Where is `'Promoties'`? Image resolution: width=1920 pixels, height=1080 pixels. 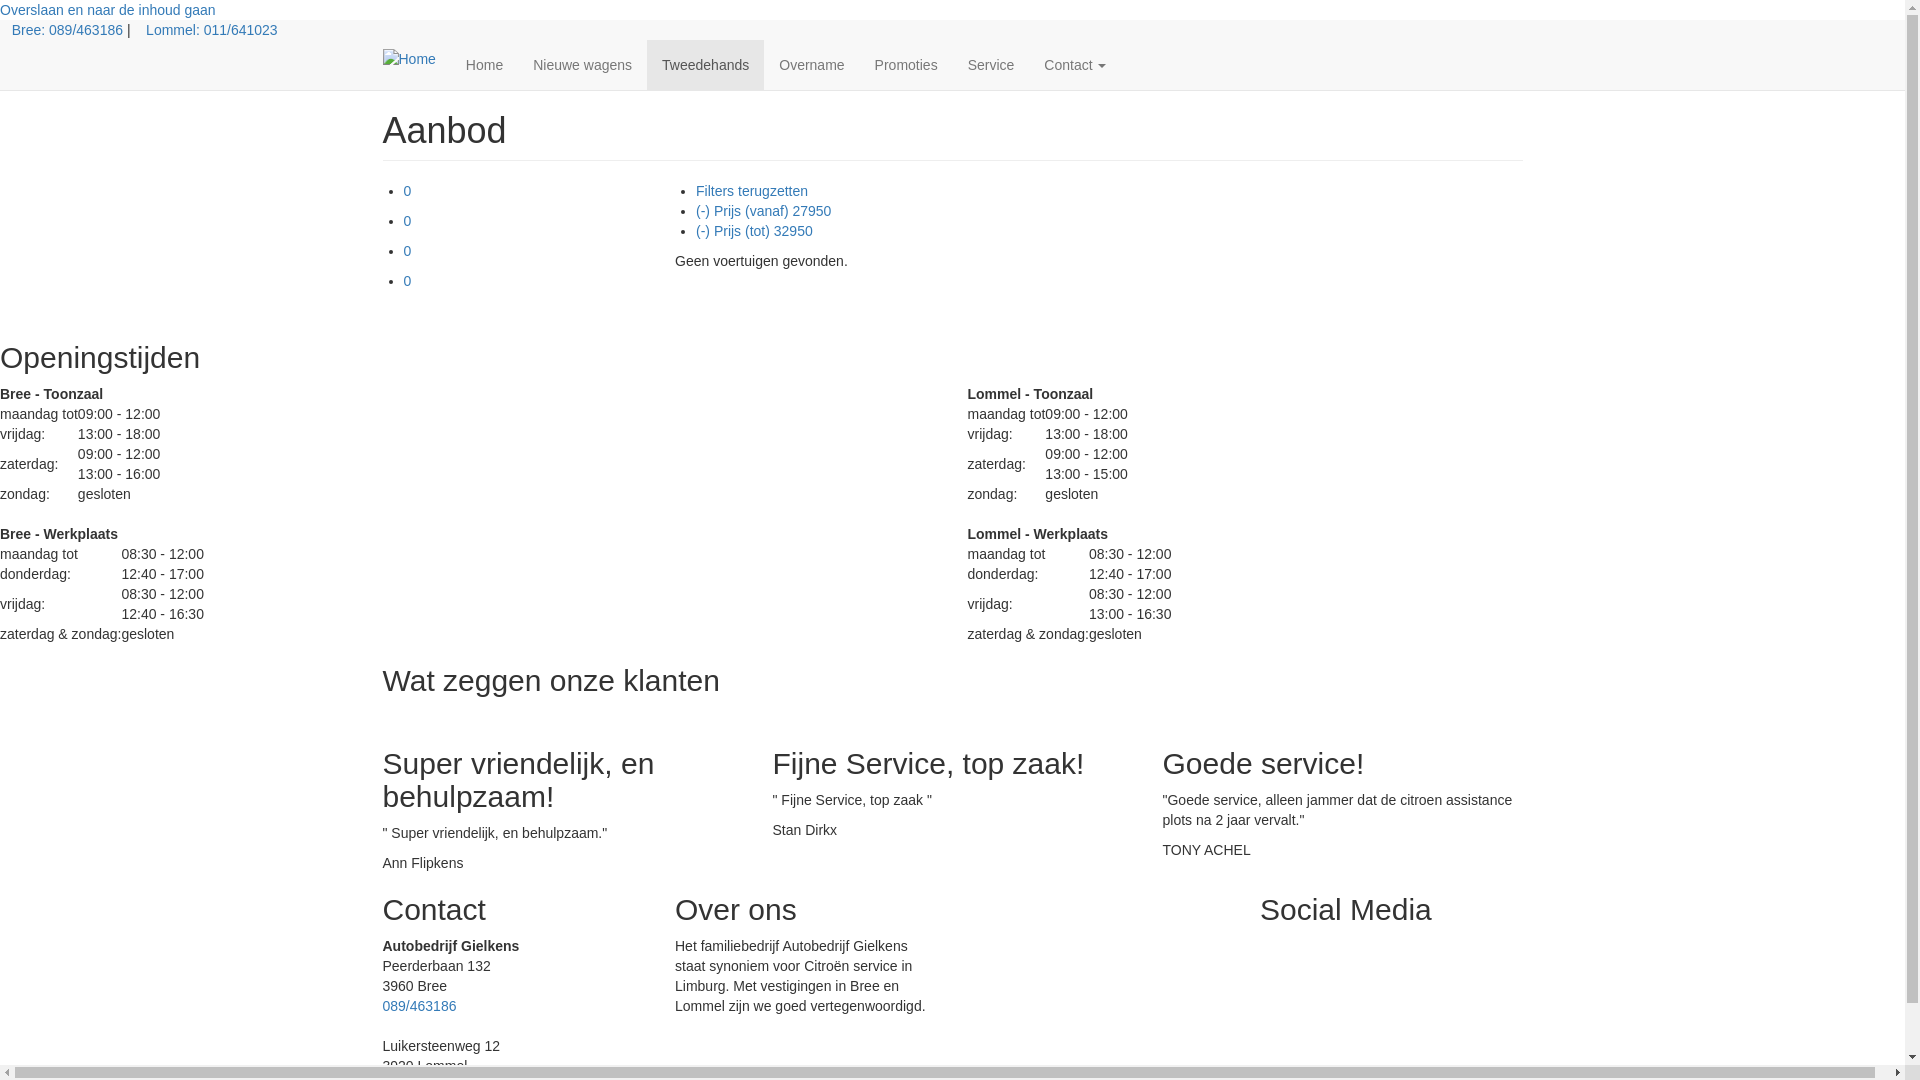 'Promoties' is located at coordinates (905, 64).